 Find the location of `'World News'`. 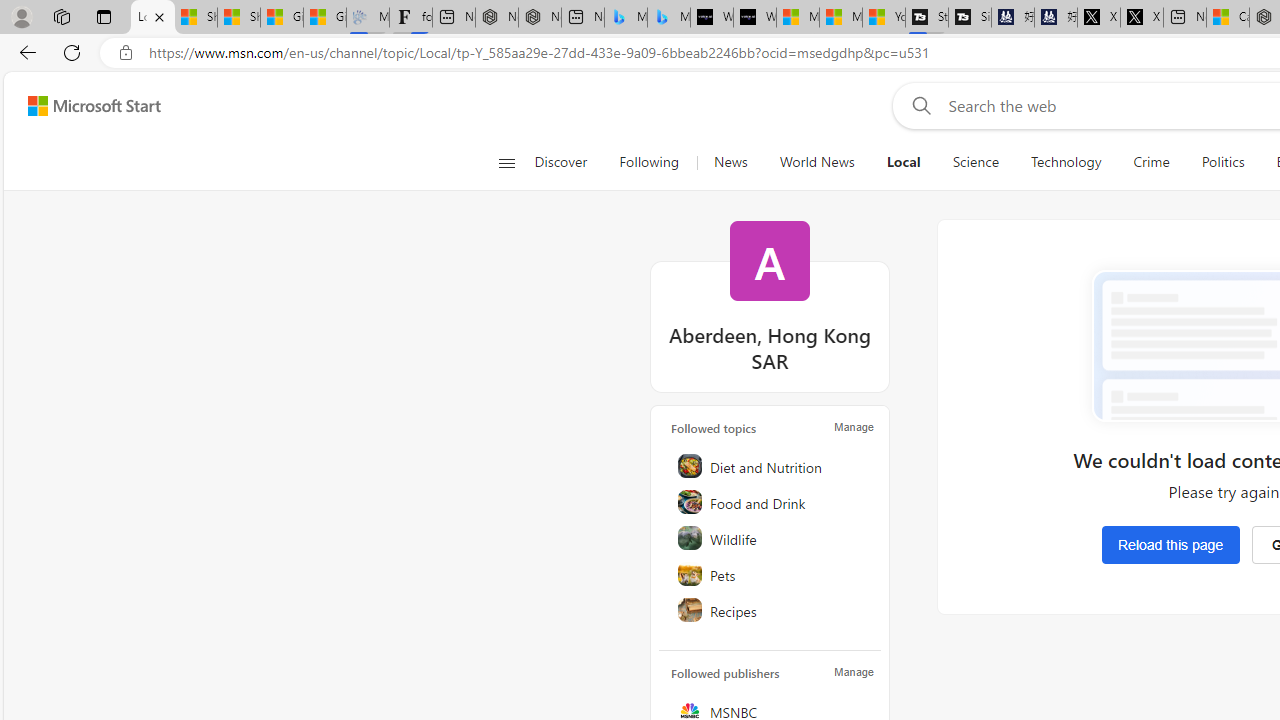

'World News' is located at coordinates (816, 162).